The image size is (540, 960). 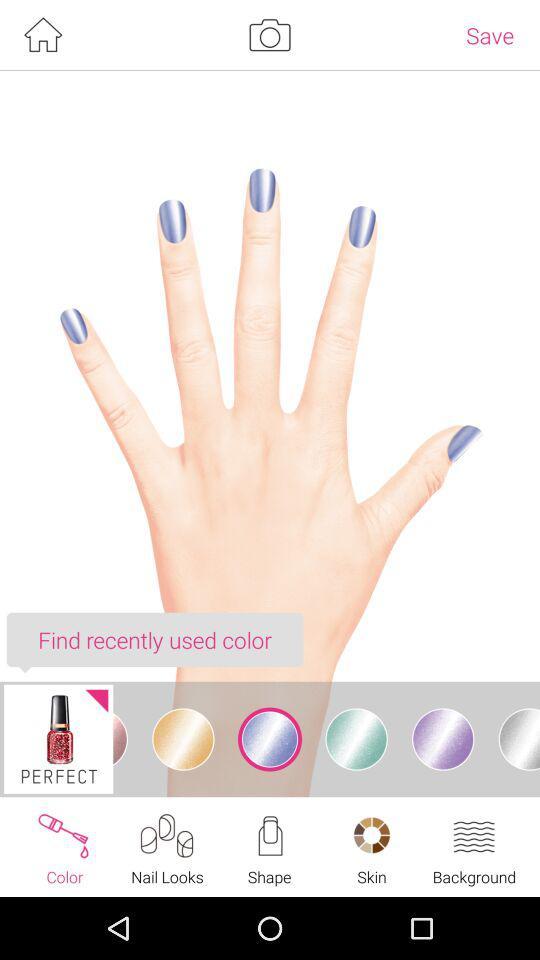 What do you see at coordinates (42, 36) in the screenshot?
I see `the home icon` at bounding box center [42, 36].